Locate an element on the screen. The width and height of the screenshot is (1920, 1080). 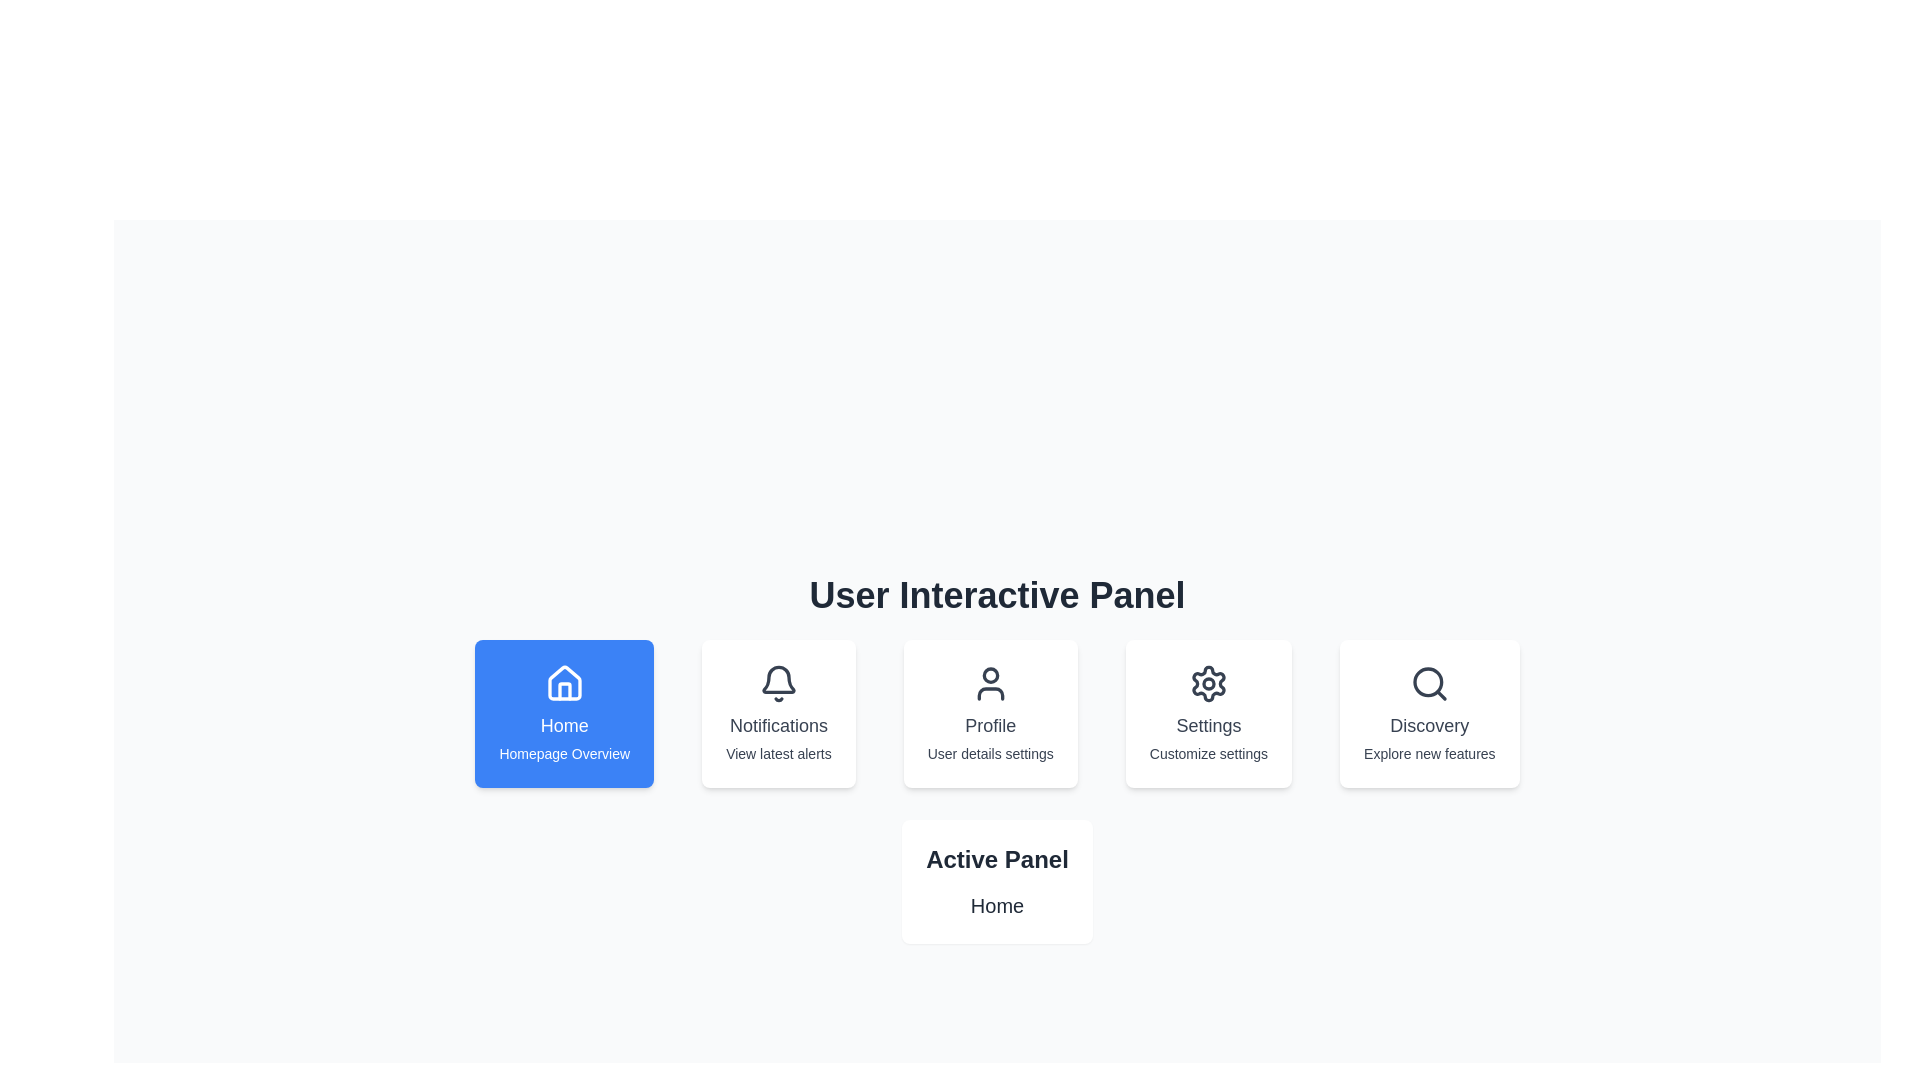
the second text line within the 'Notifications' card, which provides additional details about notifications and is centered horizontally within the card is located at coordinates (777, 753).